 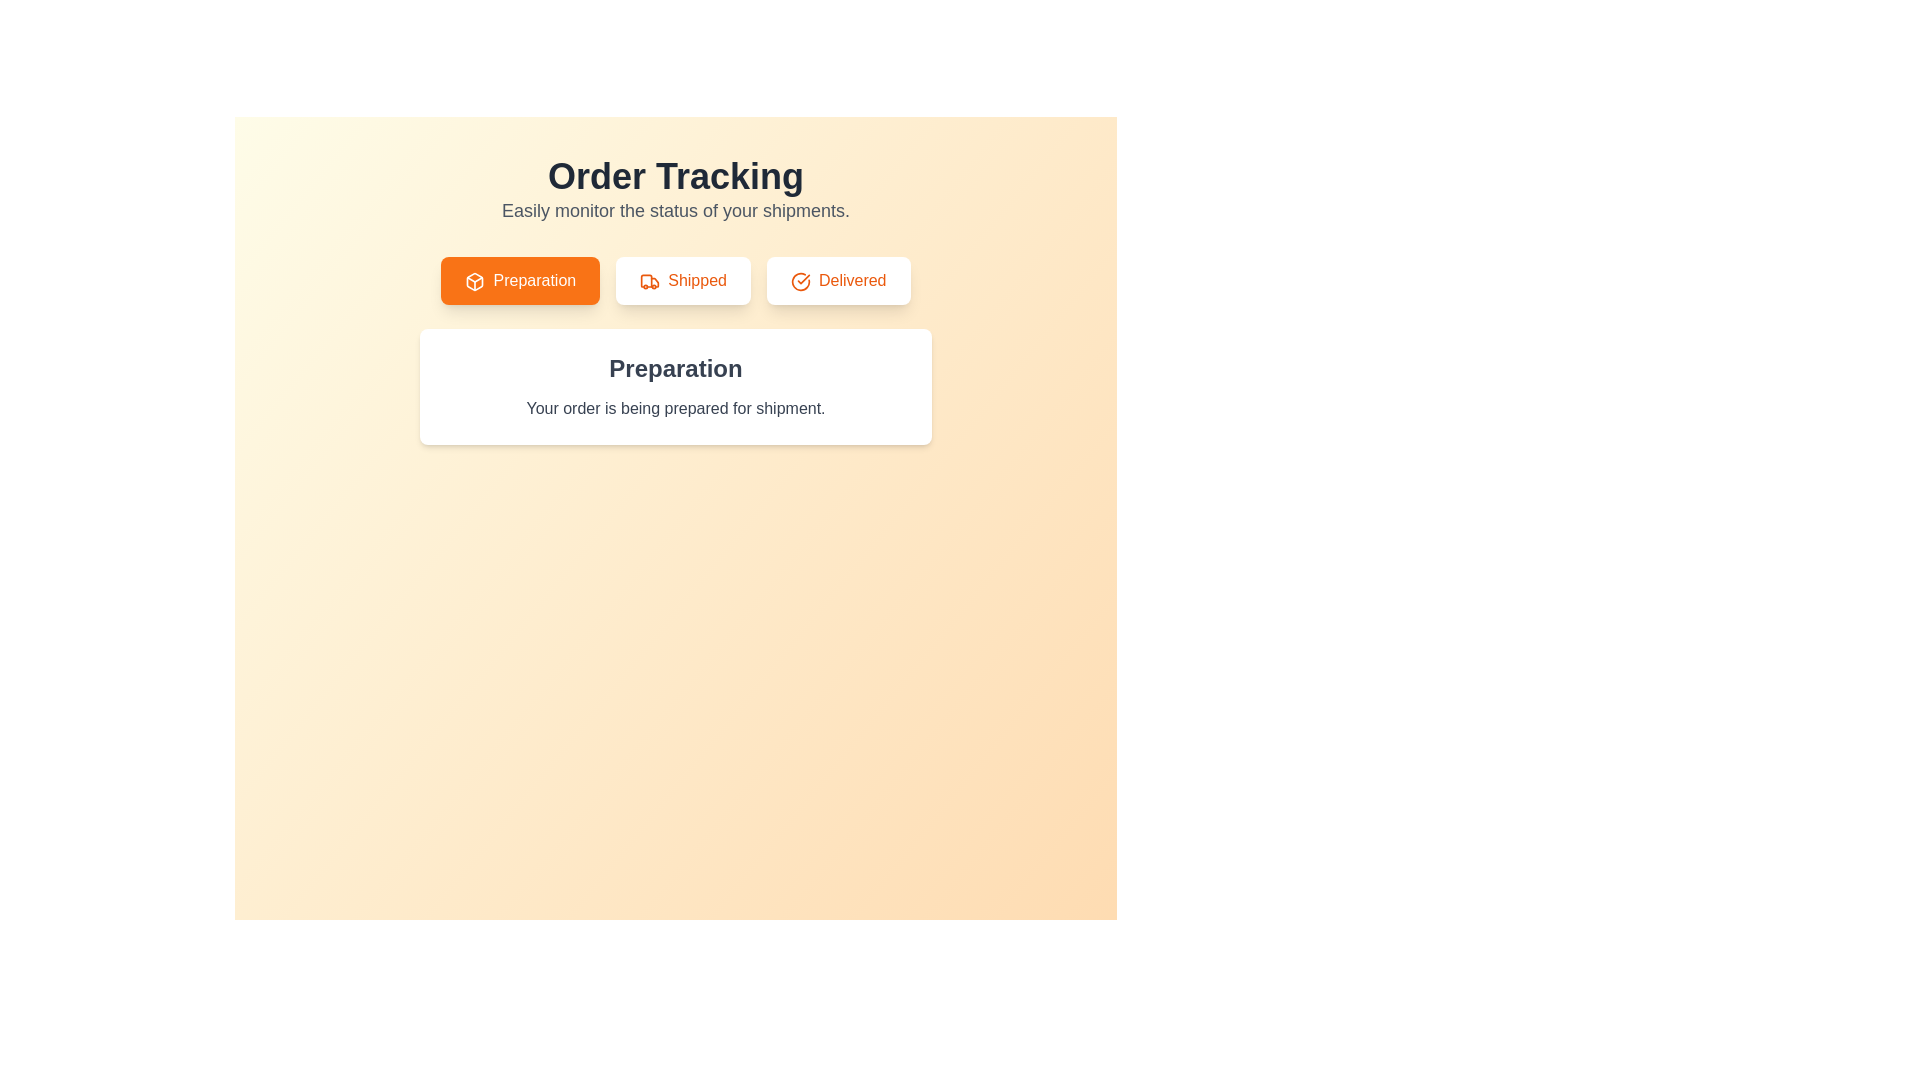 I want to click on the Shipped tab to view its content, so click(x=683, y=281).